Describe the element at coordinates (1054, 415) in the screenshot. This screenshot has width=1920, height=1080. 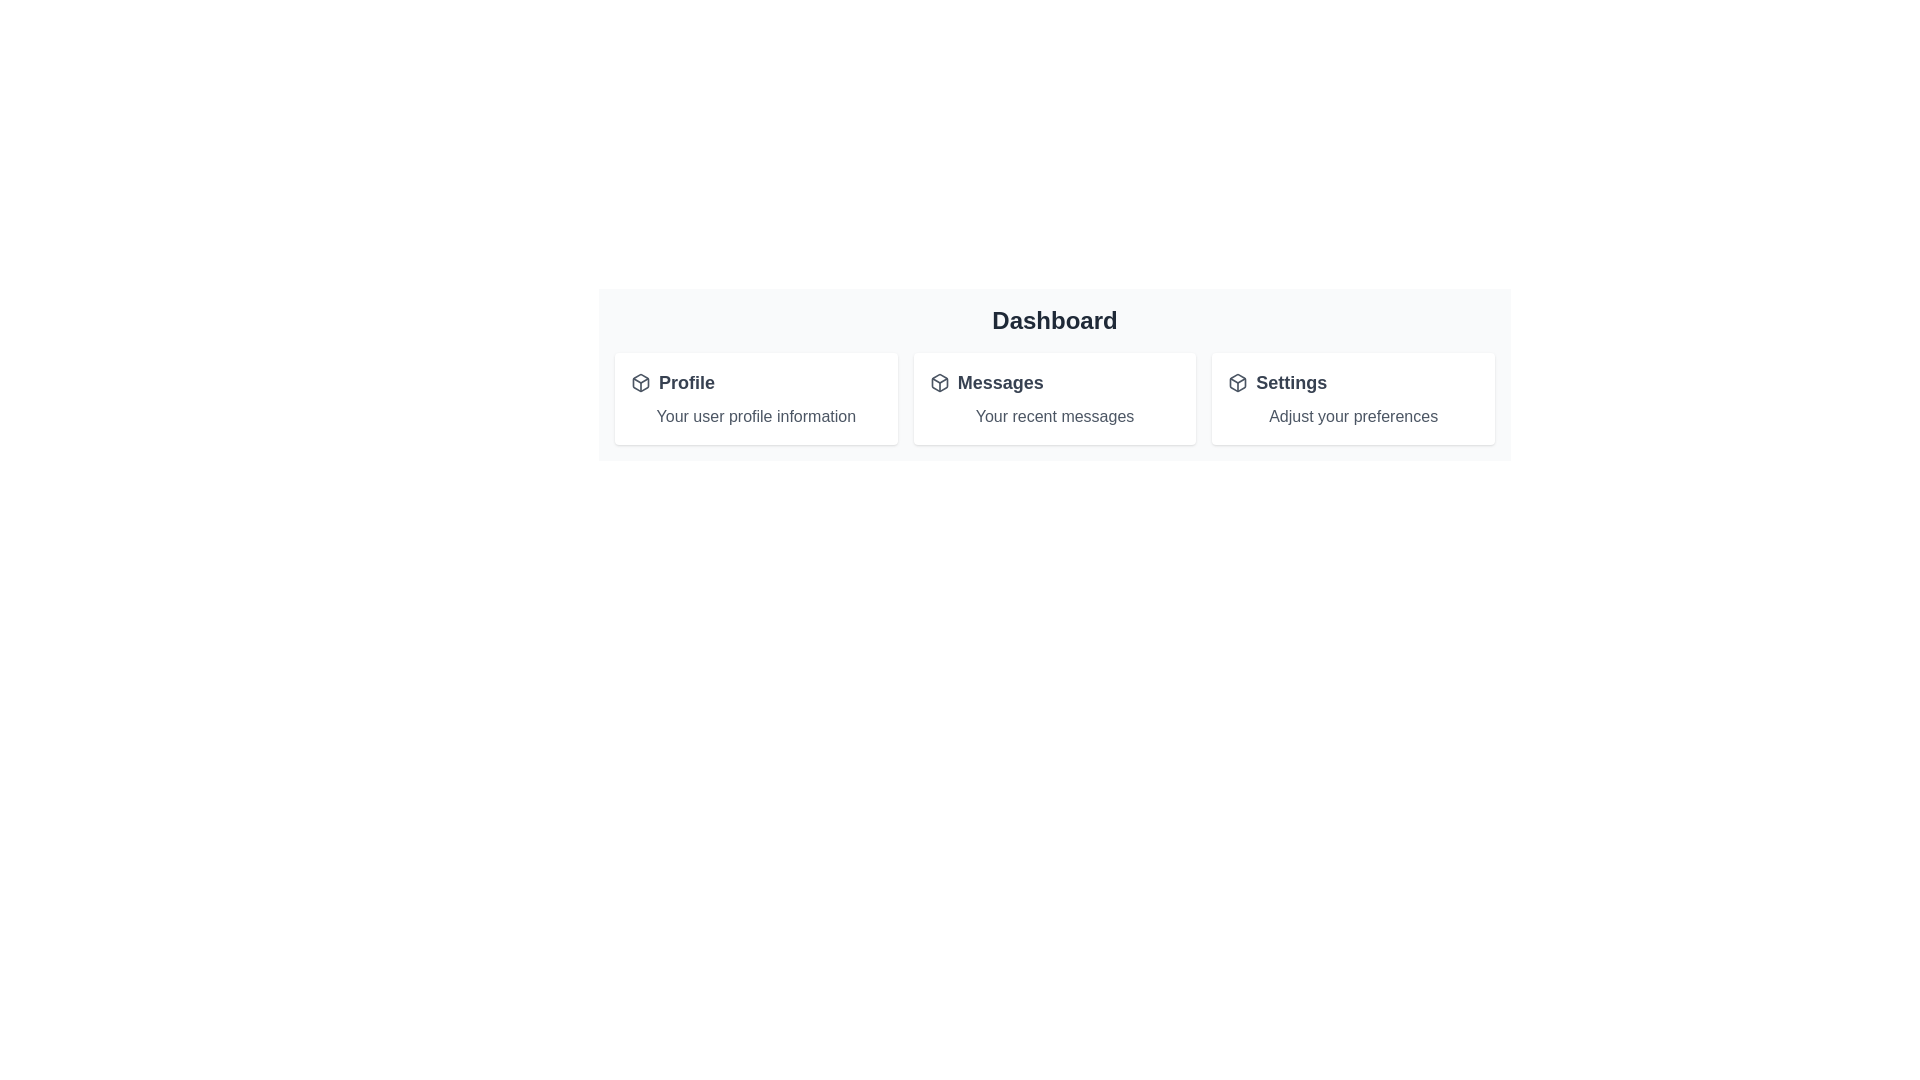
I see `the static text label that provides a description for the 'Messages' section, located below the 'Messages' heading in the card menu` at that location.